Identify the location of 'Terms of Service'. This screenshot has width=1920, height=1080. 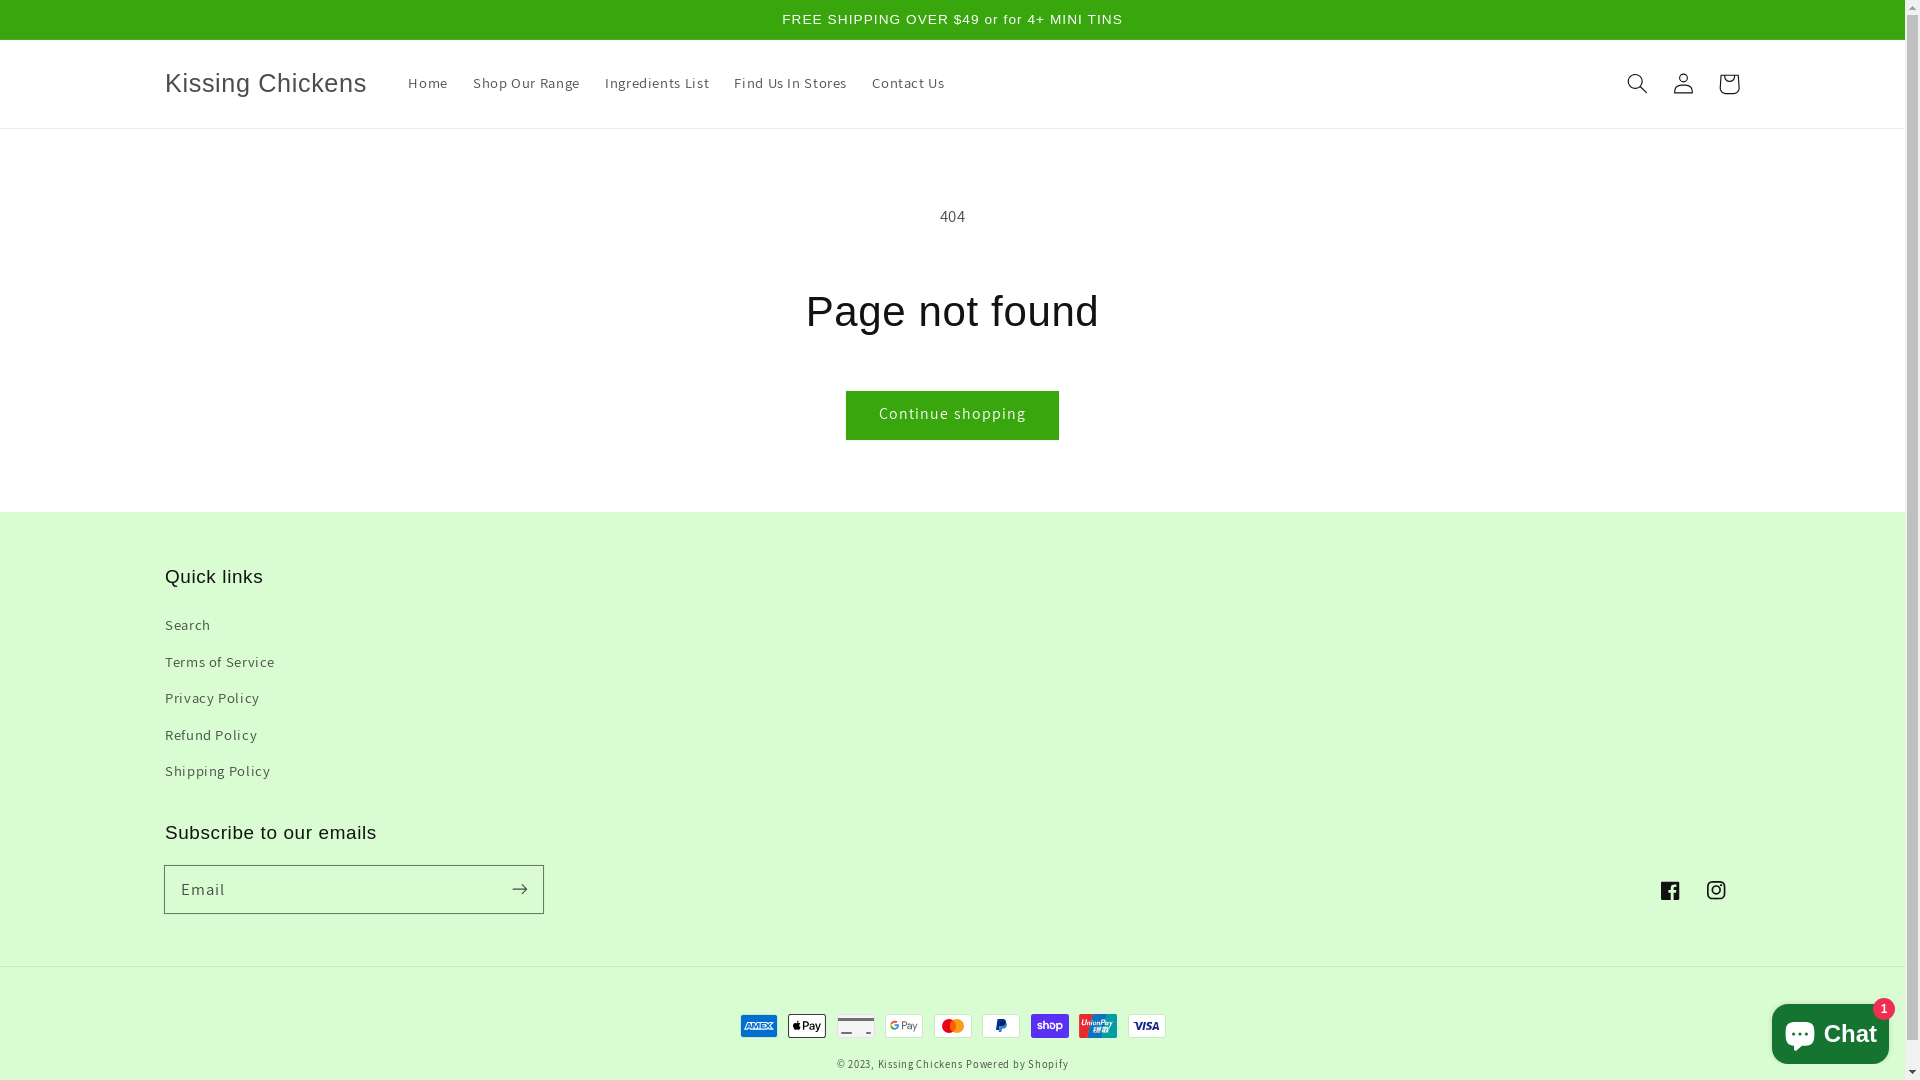
(220, 662).